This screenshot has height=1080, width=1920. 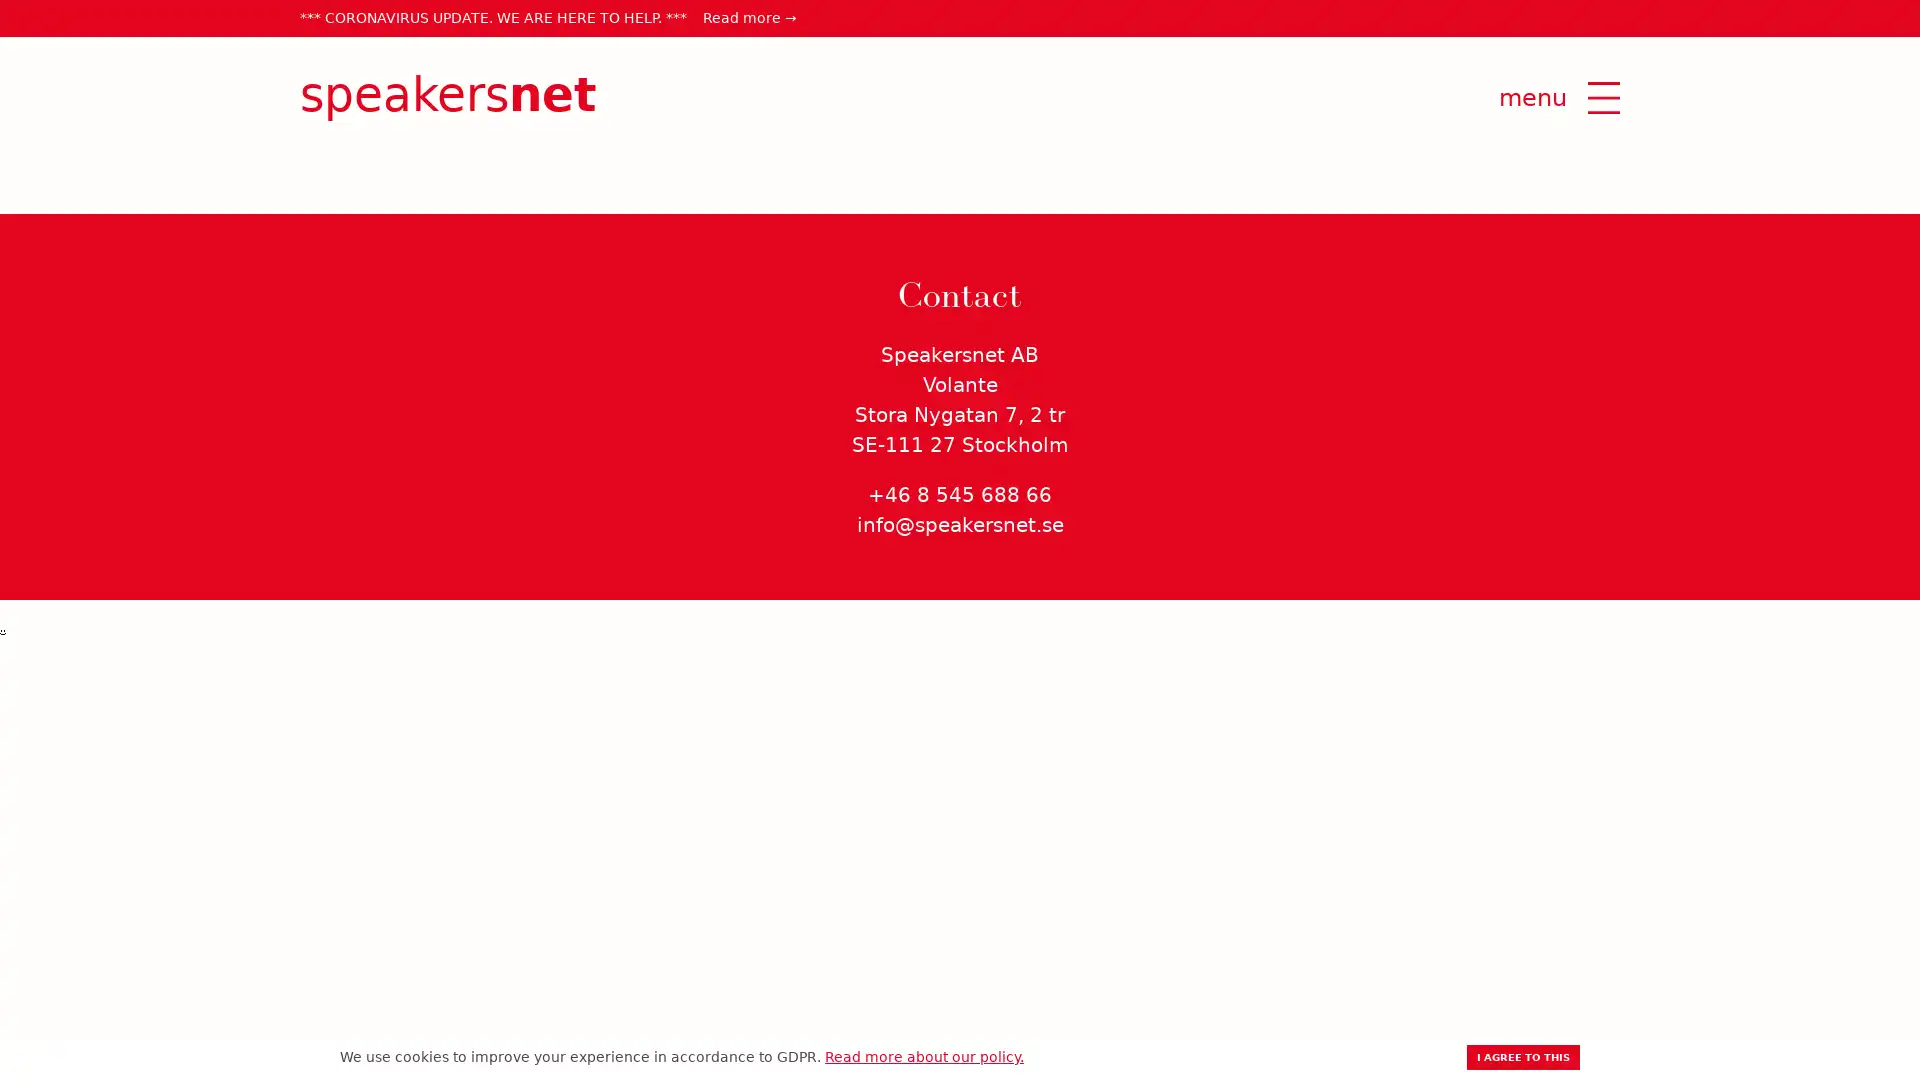 I want to click on I AGREE TO THIS, so click(x=1522, y=1056).